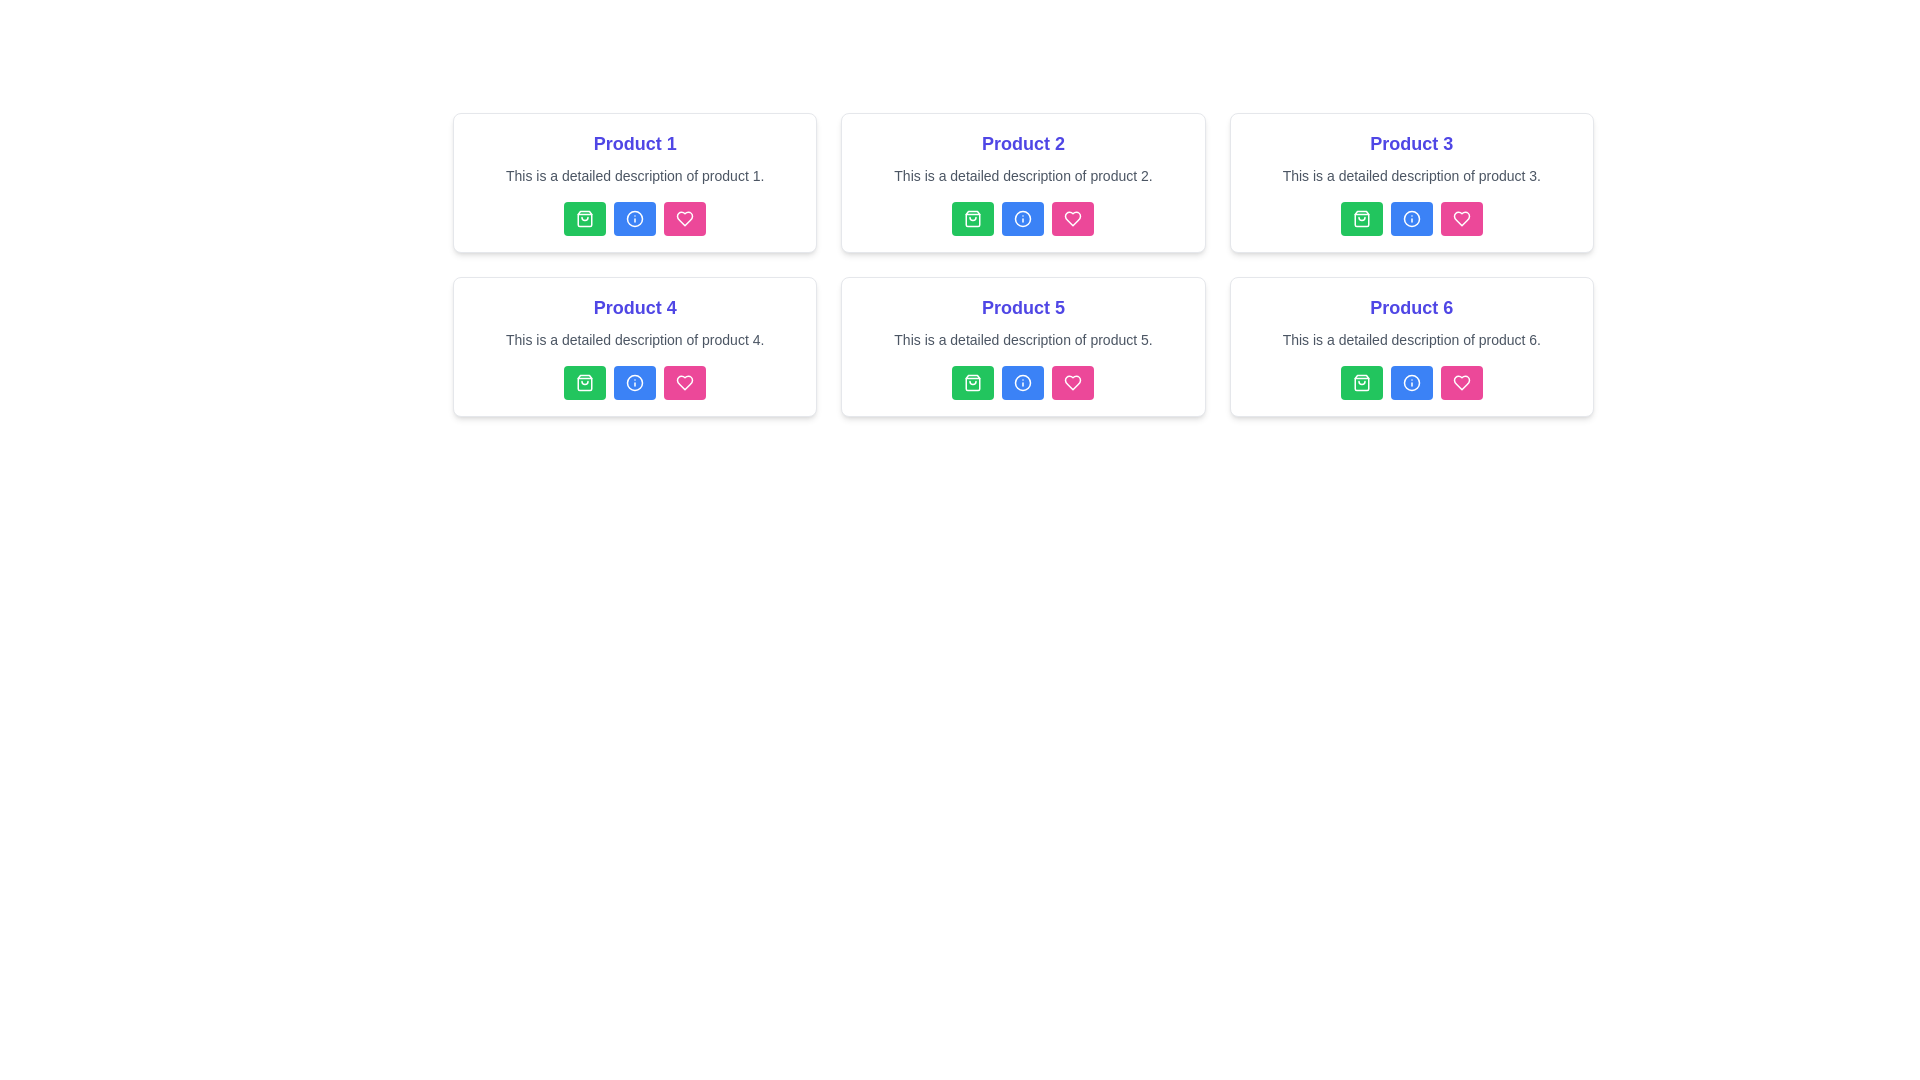 The image size is (1920, 1080). What do you see at coordinates (1410, 338) in the screenshot?
I see `the text label displaying 'This is a detailed description of product 6.' which is centered within the product card for product 6` at bounding box center [1410, 338].